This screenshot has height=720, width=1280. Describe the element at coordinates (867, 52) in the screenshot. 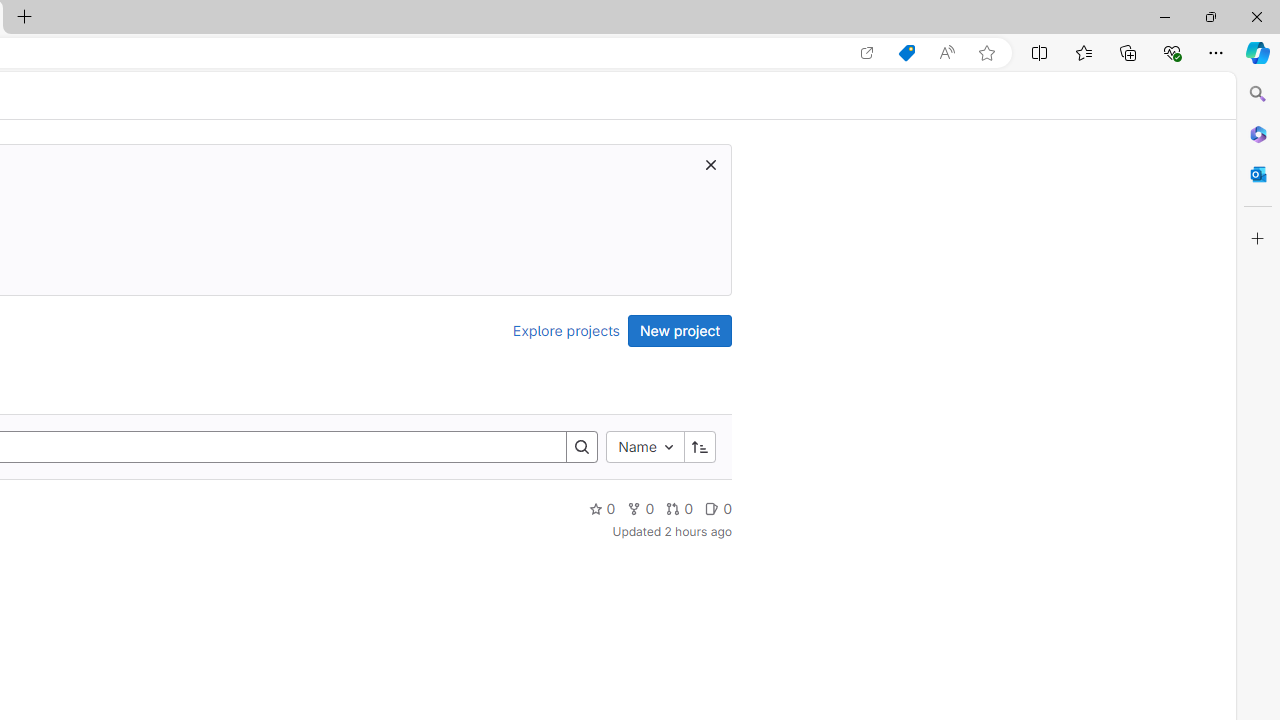

I see `'Open in app'` at that location.